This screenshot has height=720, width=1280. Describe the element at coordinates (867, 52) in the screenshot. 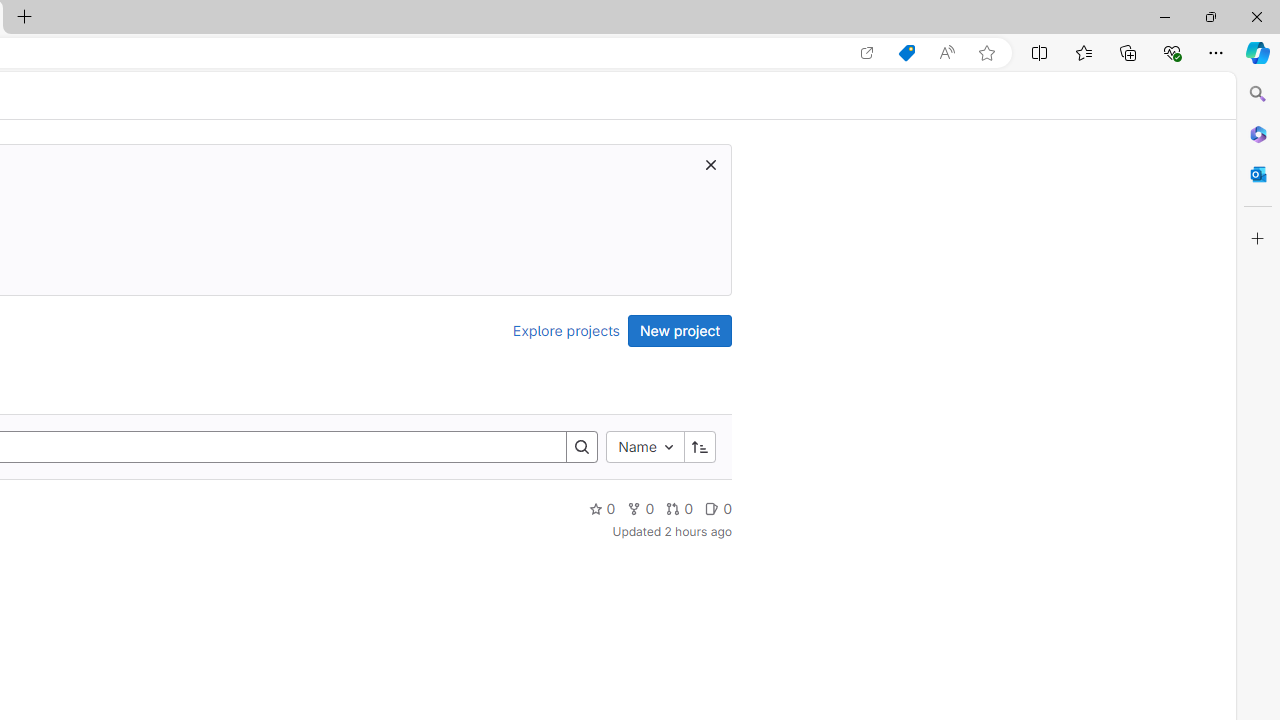

I see `'Open in app'` at that location.